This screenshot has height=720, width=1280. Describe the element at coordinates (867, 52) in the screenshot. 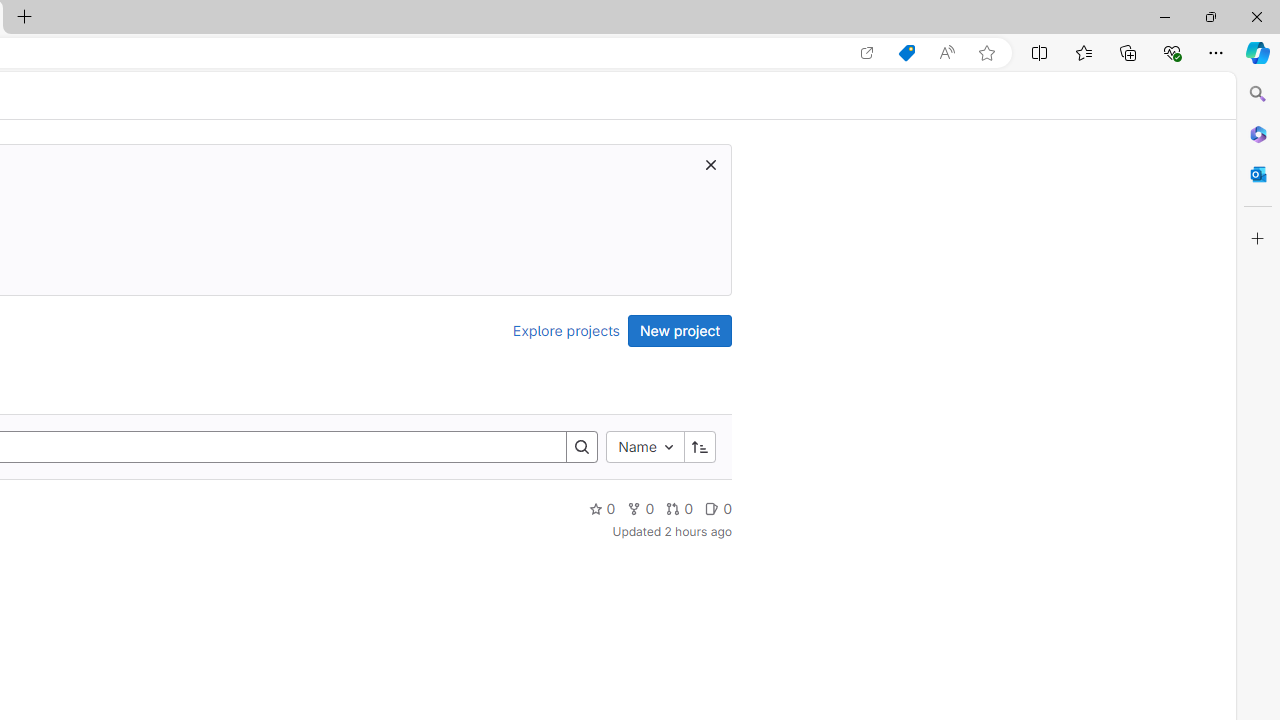

I see `'Open in app'` at that location.